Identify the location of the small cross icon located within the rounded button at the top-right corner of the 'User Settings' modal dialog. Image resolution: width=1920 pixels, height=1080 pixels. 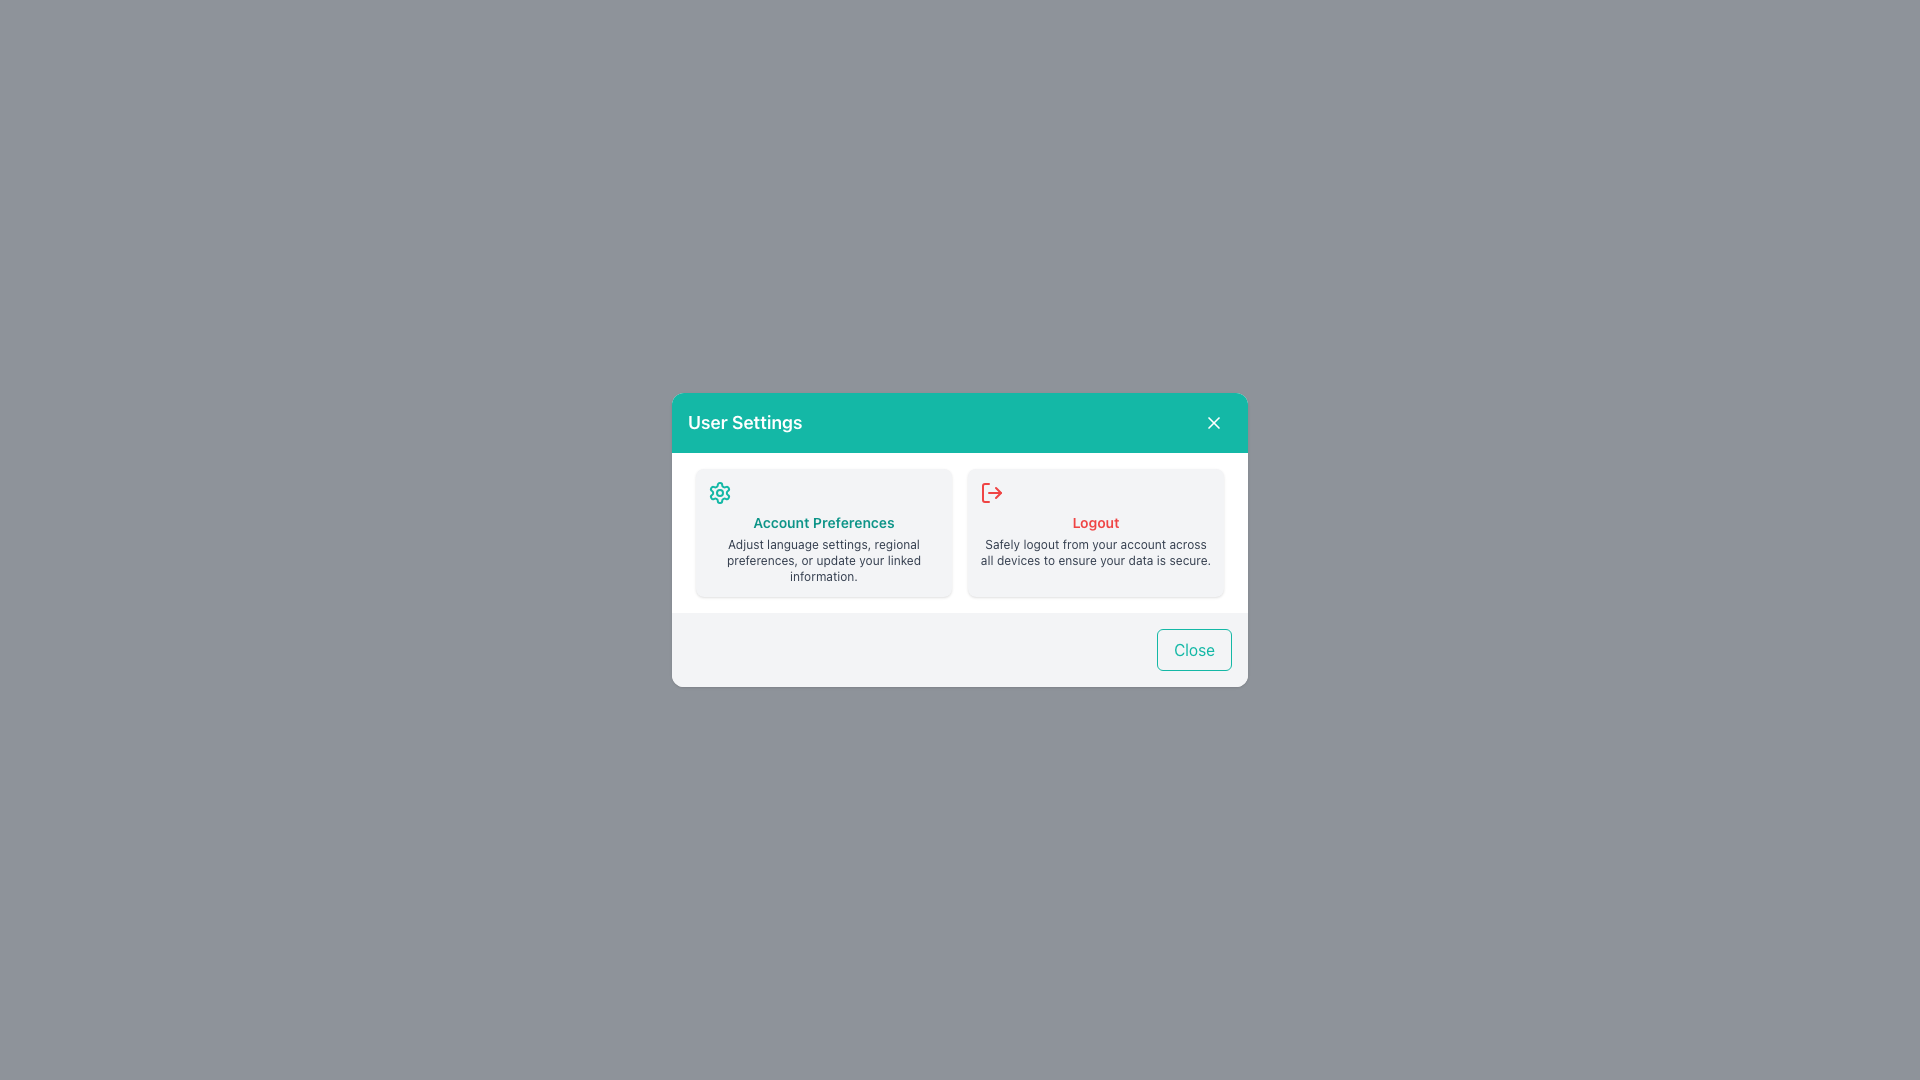
(1213, 422).